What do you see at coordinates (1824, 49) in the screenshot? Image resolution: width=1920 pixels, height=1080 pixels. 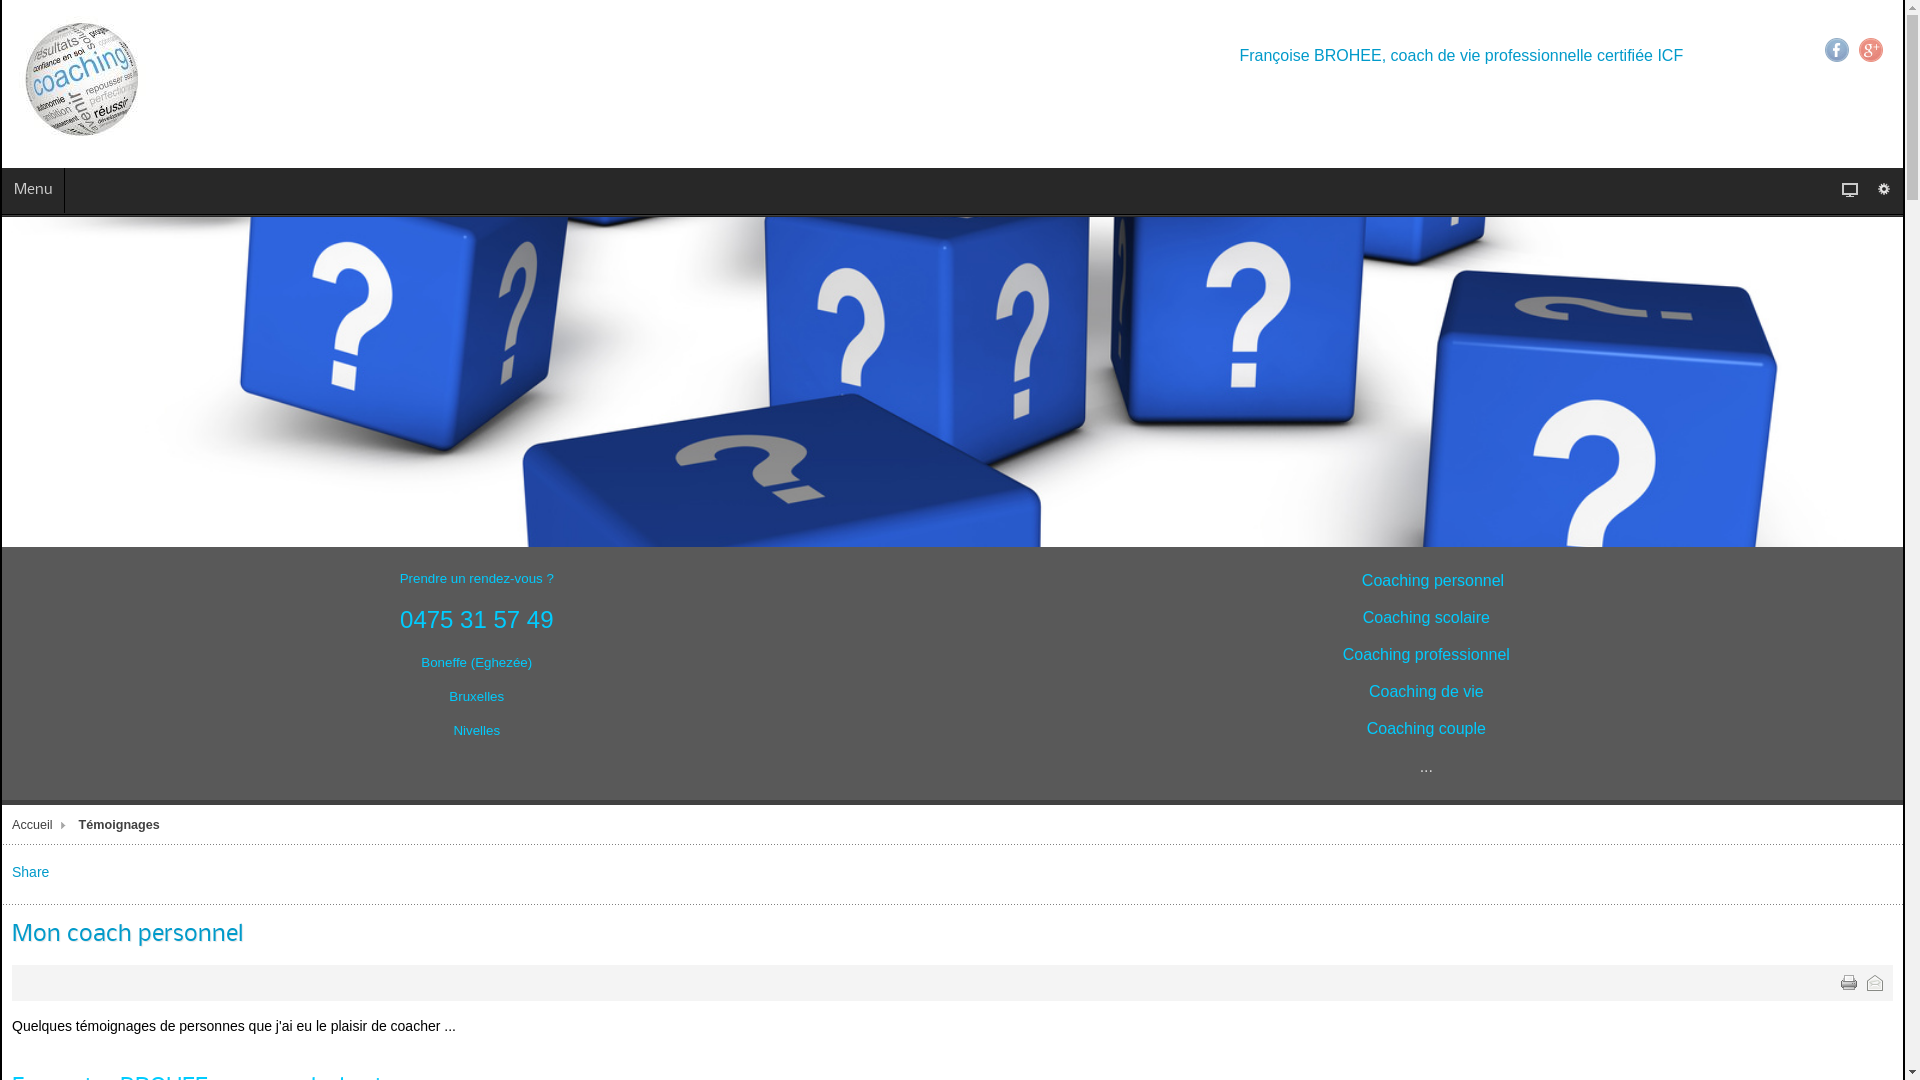 I see `'Facebook'` at bounding box center [1824, 49].